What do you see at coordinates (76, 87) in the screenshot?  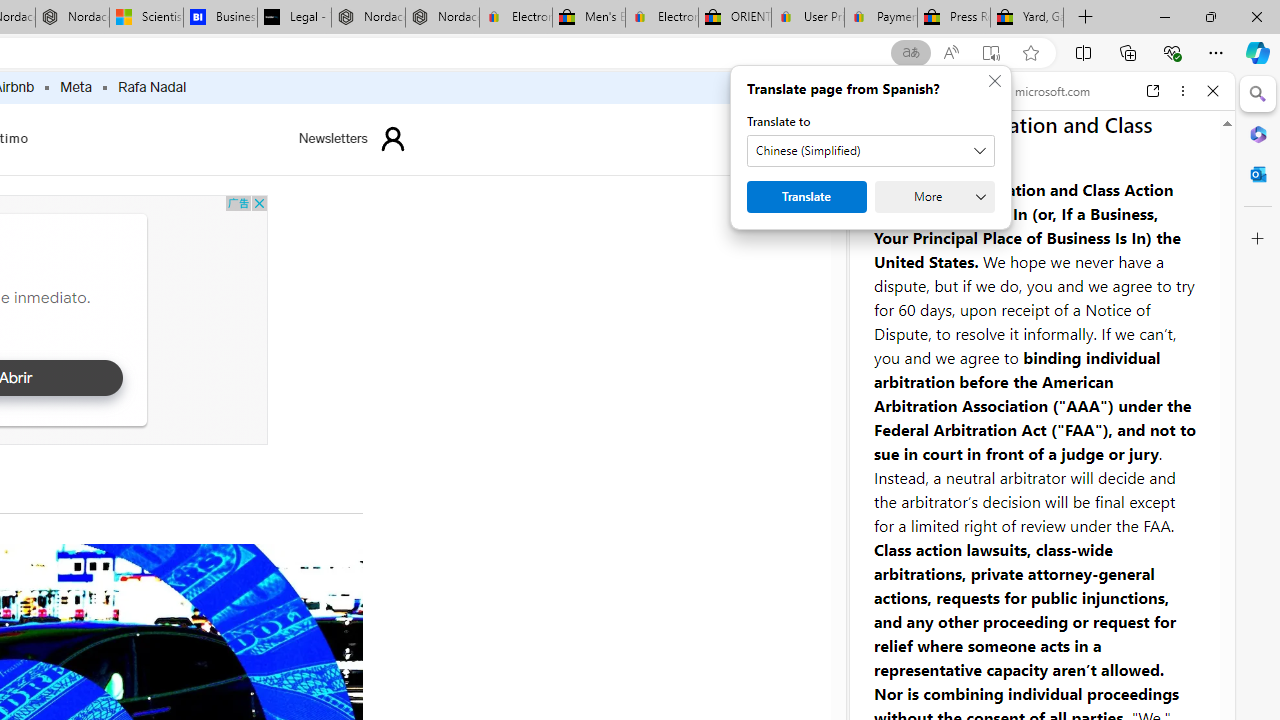 I see `'Meta'` at bounding box center [76, 87].